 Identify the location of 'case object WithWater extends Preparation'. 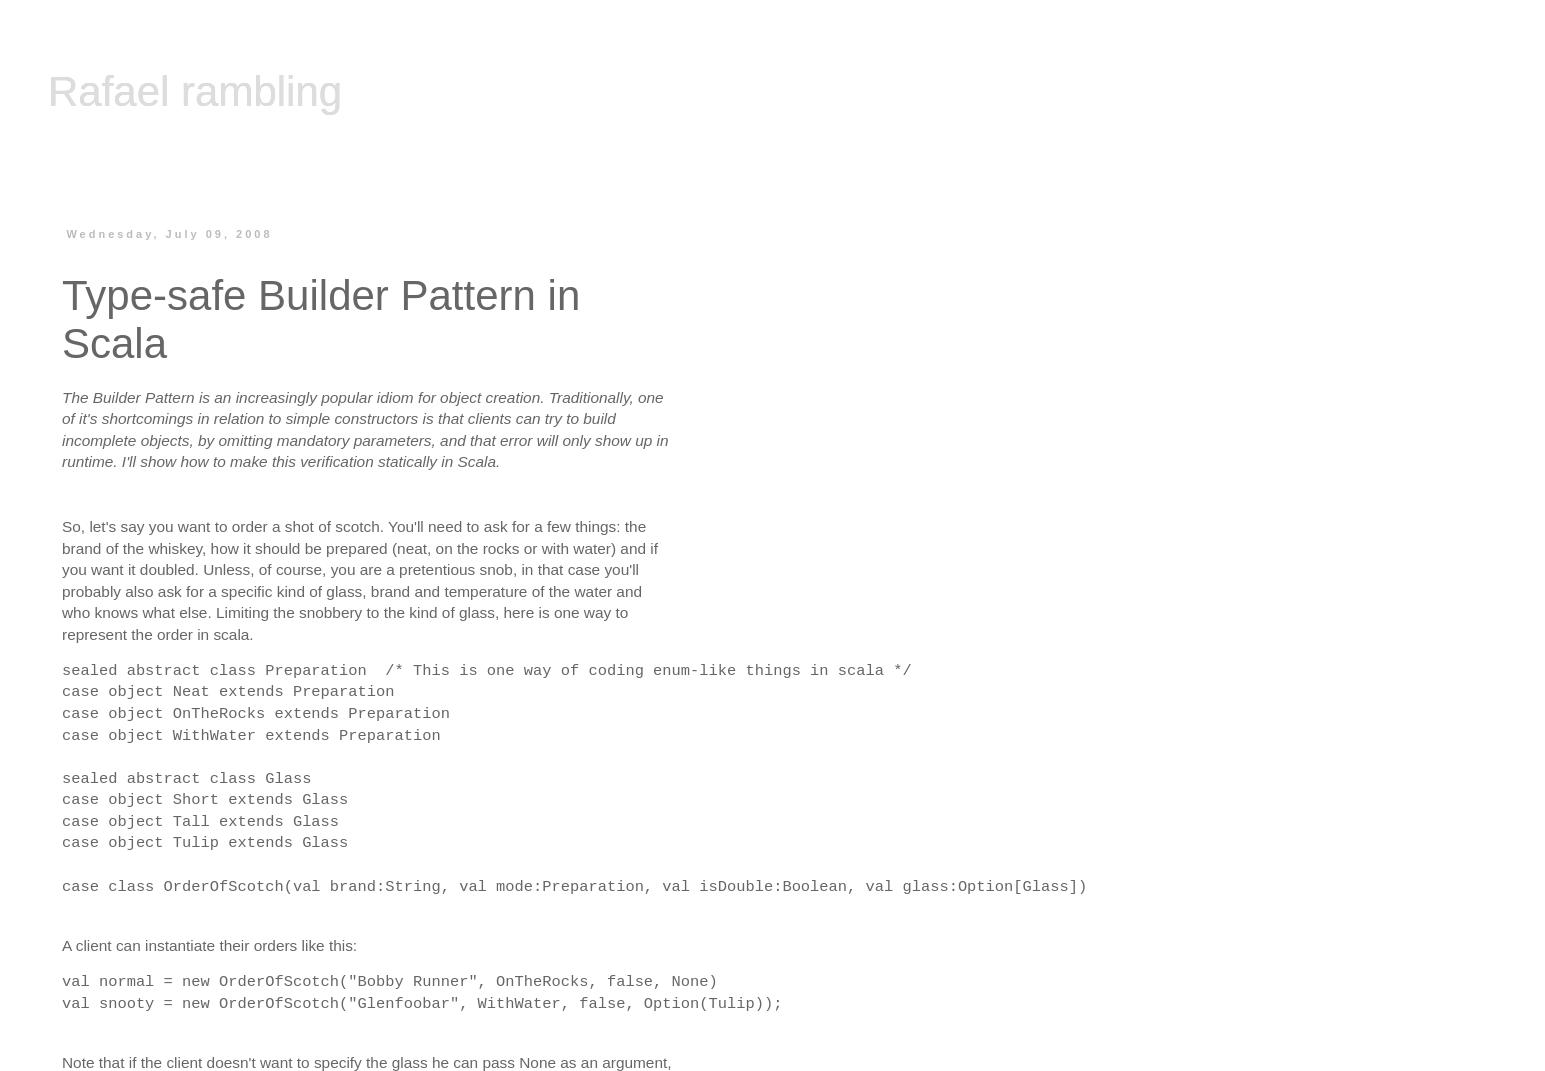
(251, 735).